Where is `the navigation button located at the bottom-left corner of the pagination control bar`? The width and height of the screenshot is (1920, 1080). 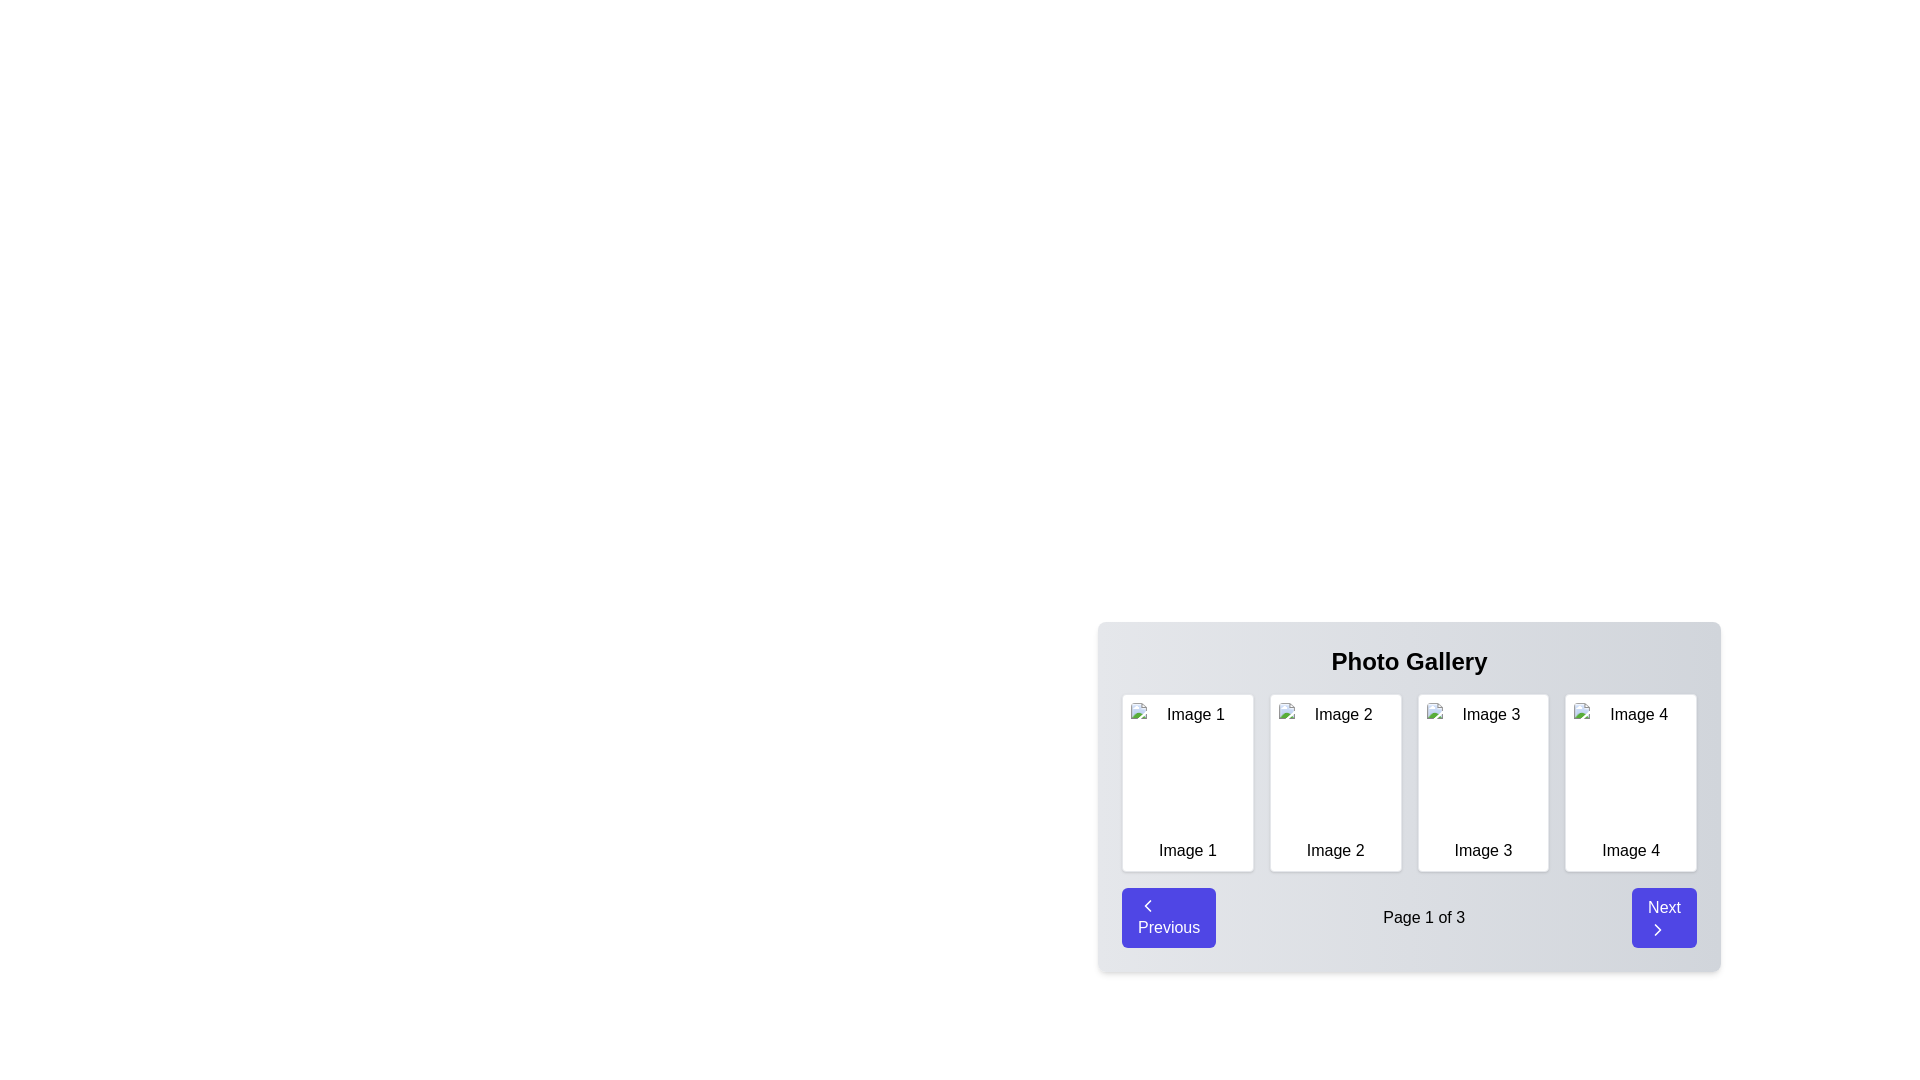
the navigation button located at the bottom-left corner of the pagination control bar is located at coordinates (1169, 918).